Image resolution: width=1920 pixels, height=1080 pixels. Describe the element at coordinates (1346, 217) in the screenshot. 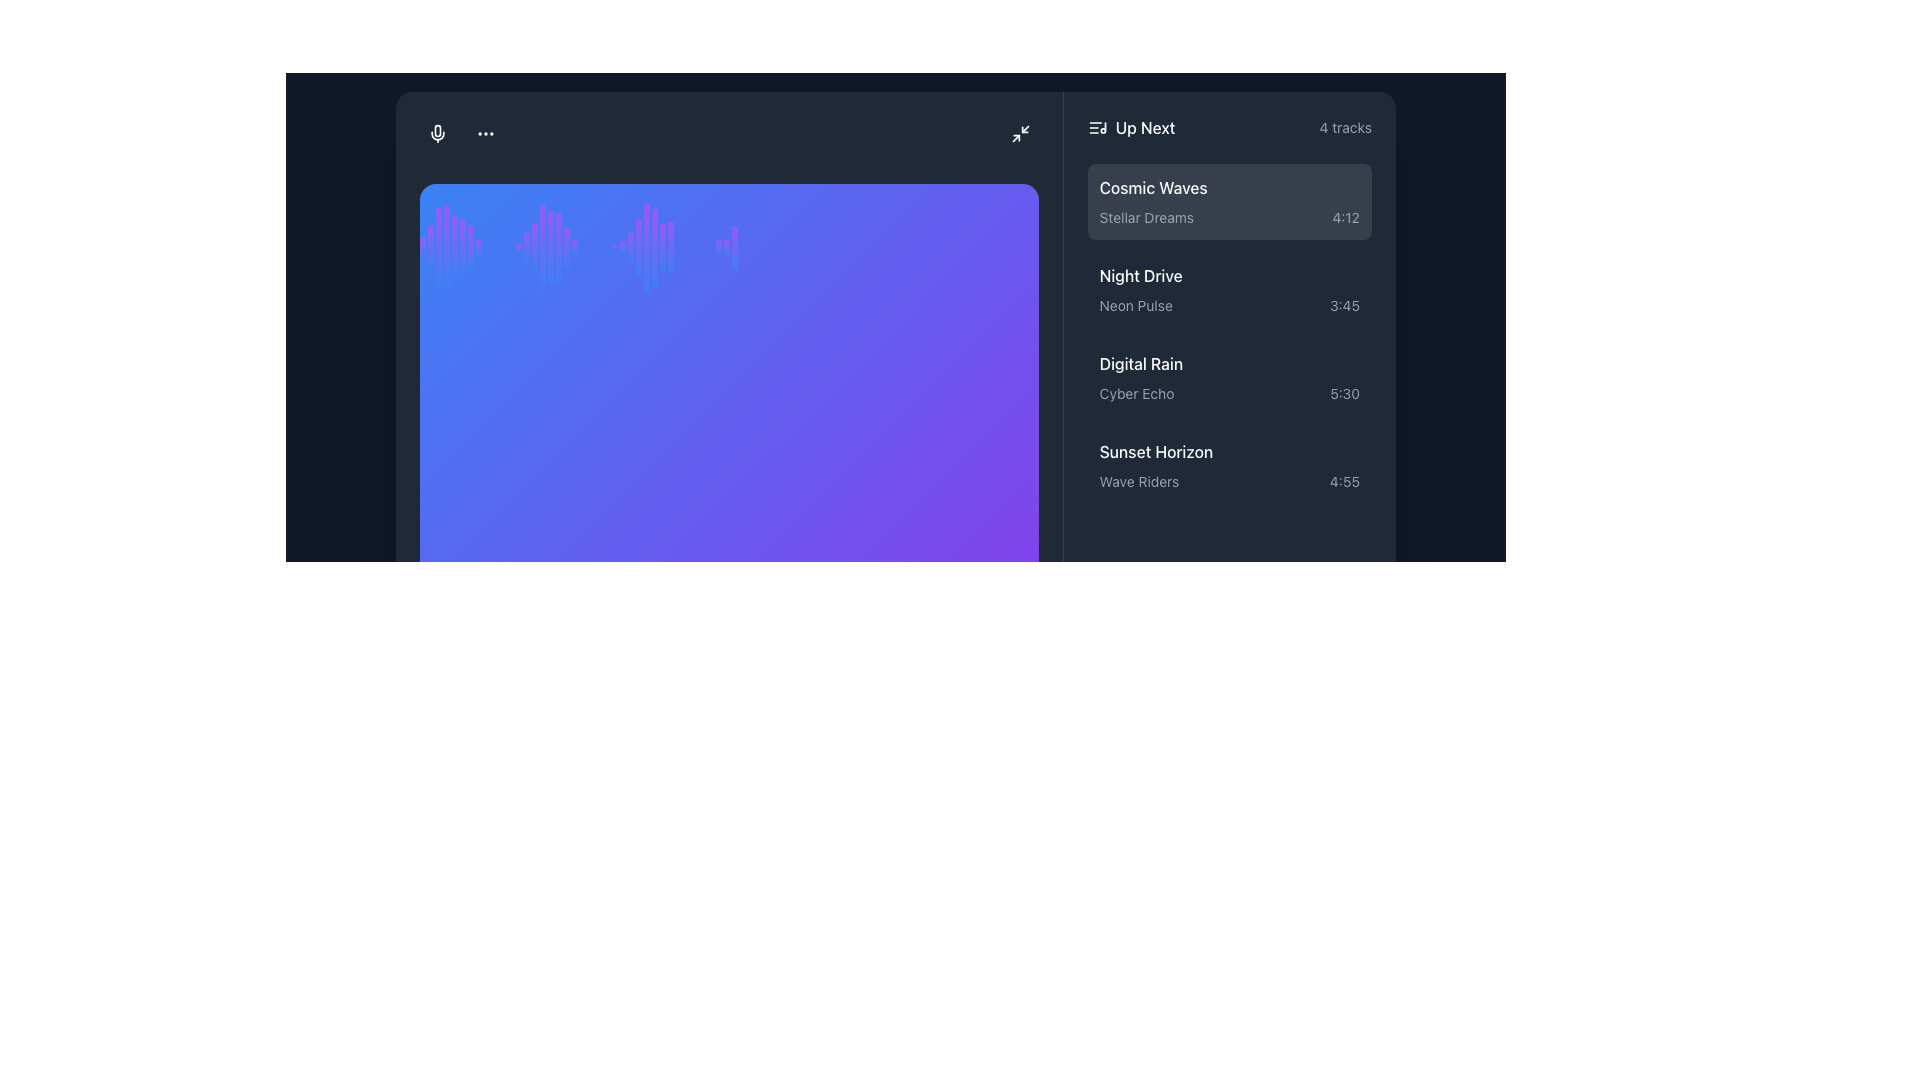

I see `the static text label displaying the duration '4:12', which is styled in light gray and positioned on the right-hand side of the row for the track 'Cosmic Waves' by 'Stellar Dreams'` at that location.